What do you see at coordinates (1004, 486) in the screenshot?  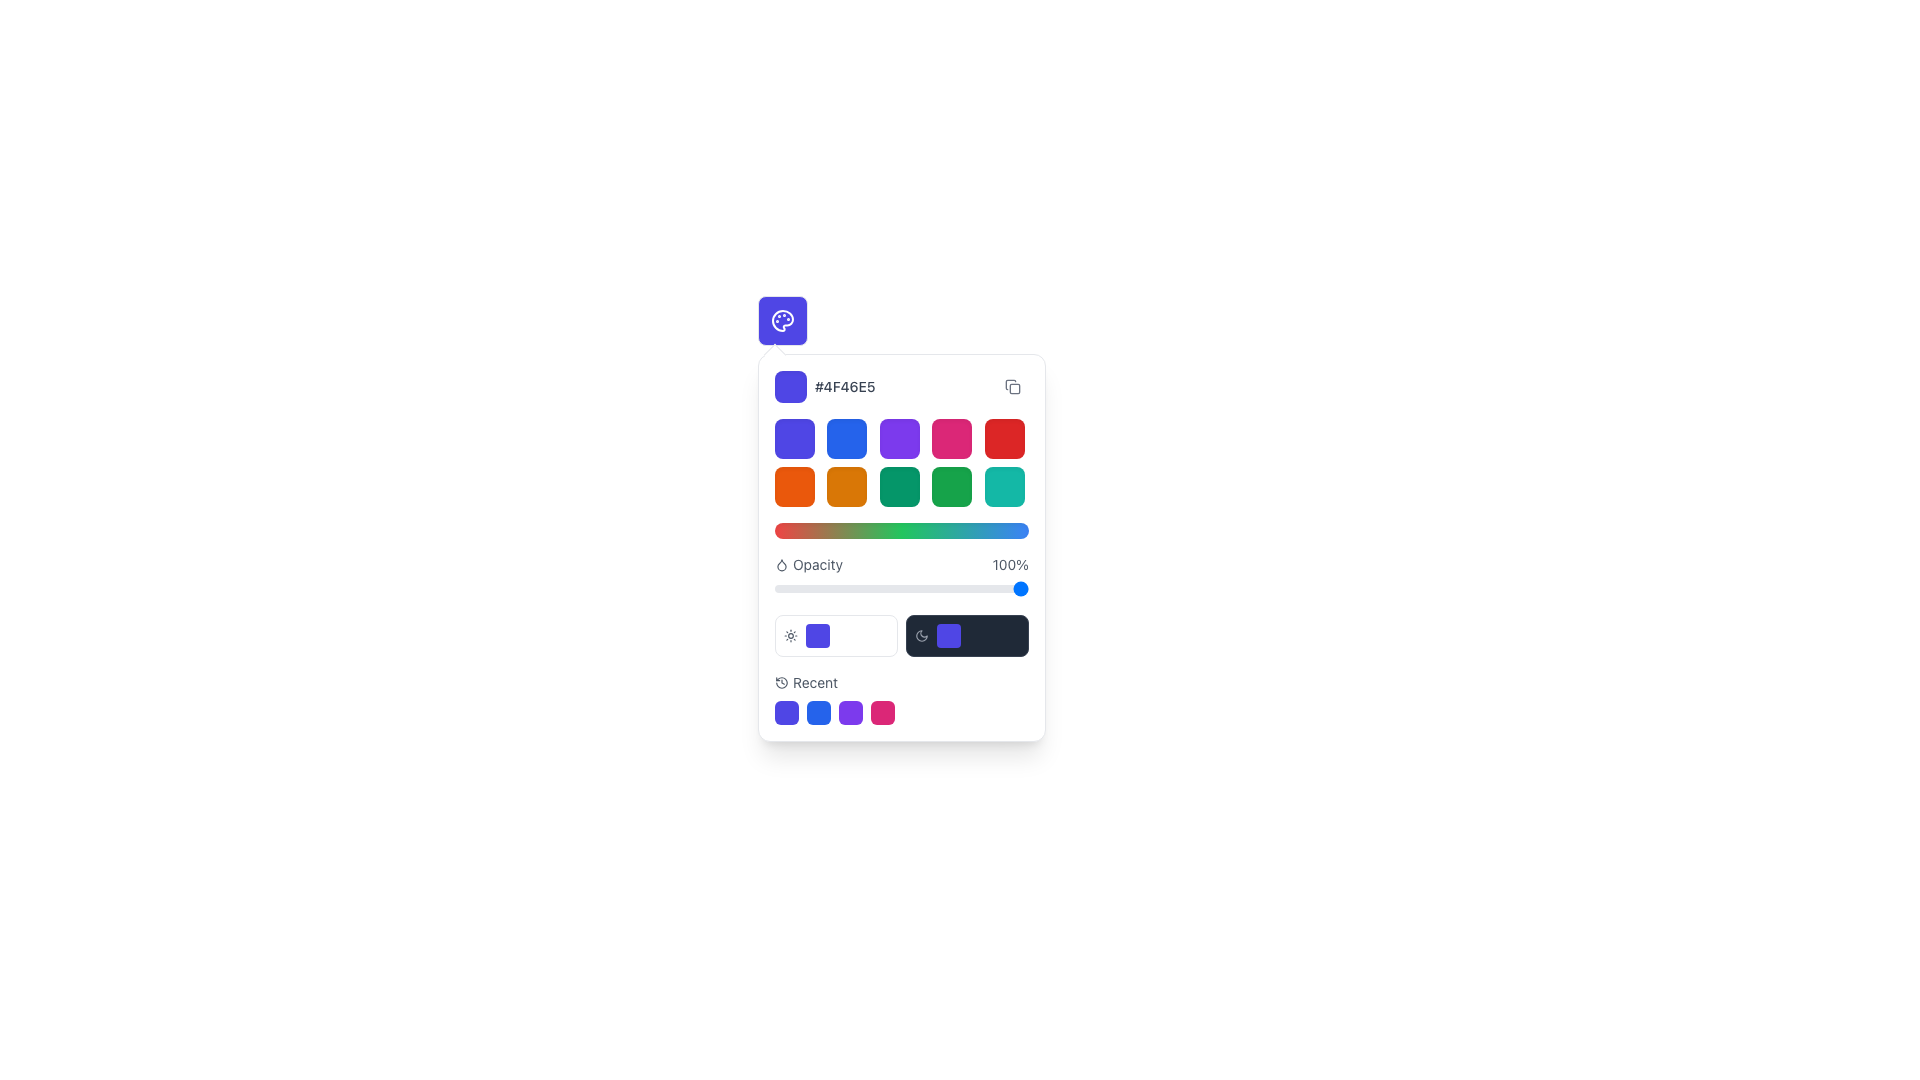 I see `the button in the second row and fifth column of the color selection grid` at bounding box center [1004, 486].